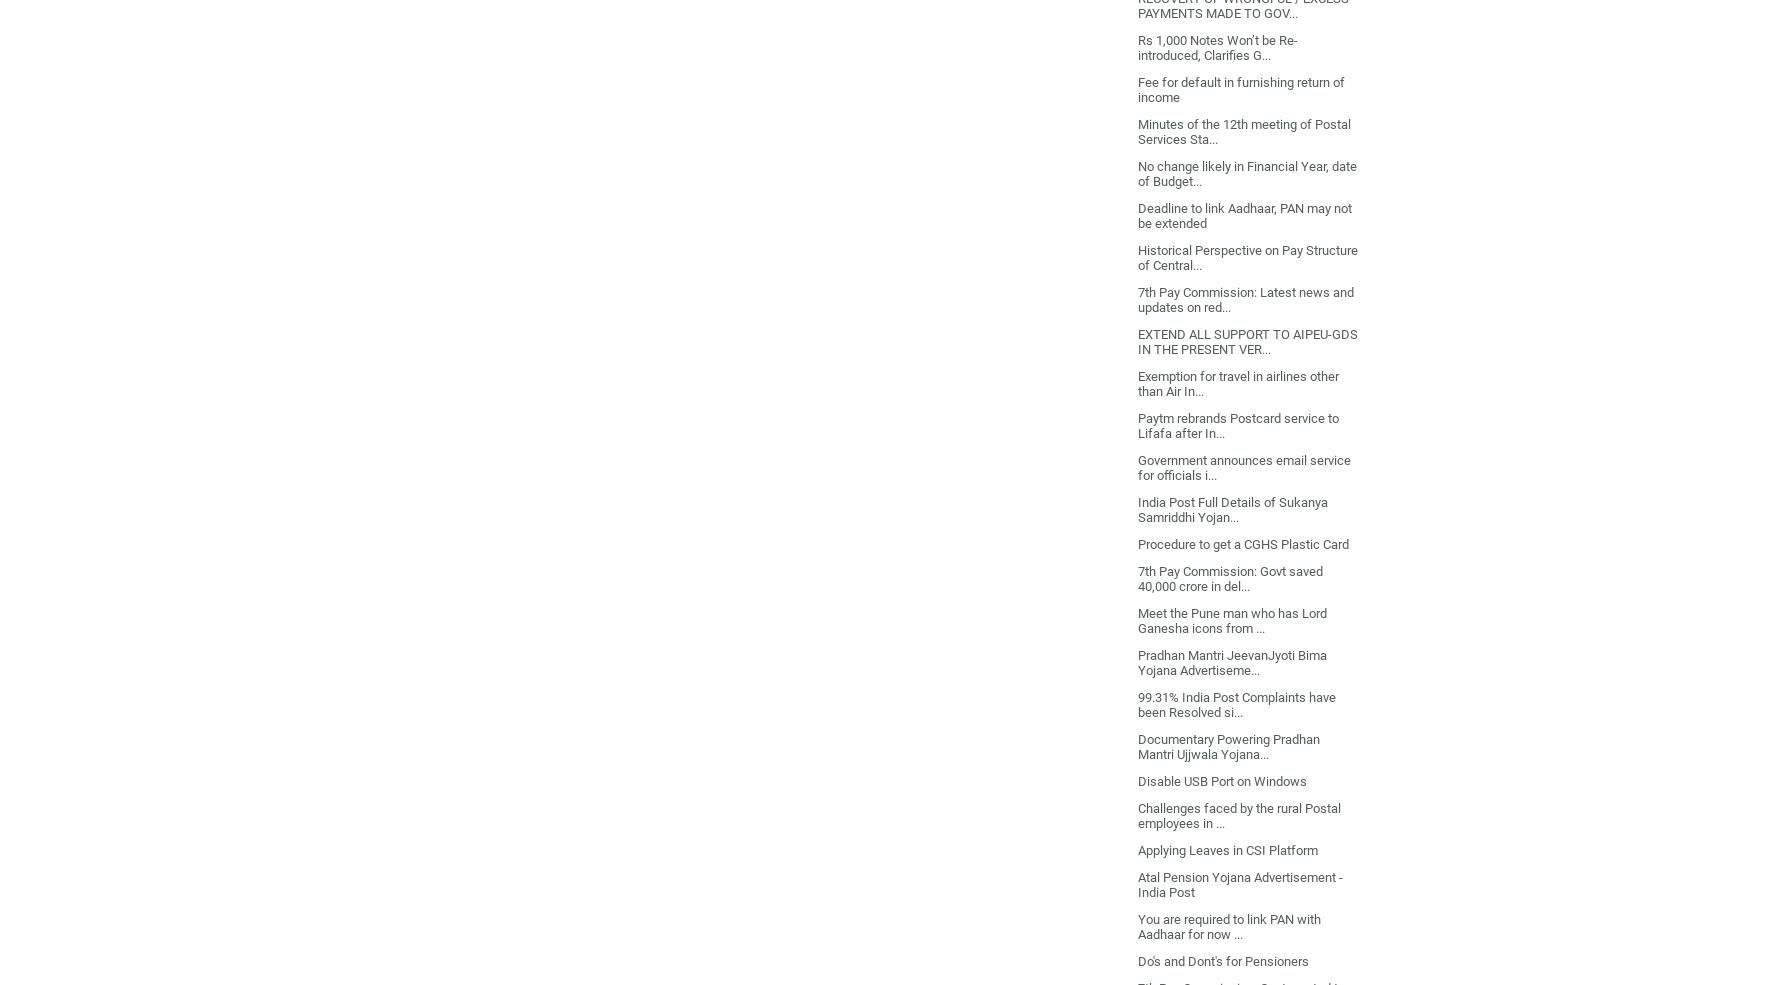 This screenshot has height=985, width=1785. What do you see at coordinates (1246, 341) in the screenshot?
I see `'EXTEND ALL SUPPORT TO AIPEU-GDS IN THE PRESENT VER...'` at bounding box center [1246, 341].